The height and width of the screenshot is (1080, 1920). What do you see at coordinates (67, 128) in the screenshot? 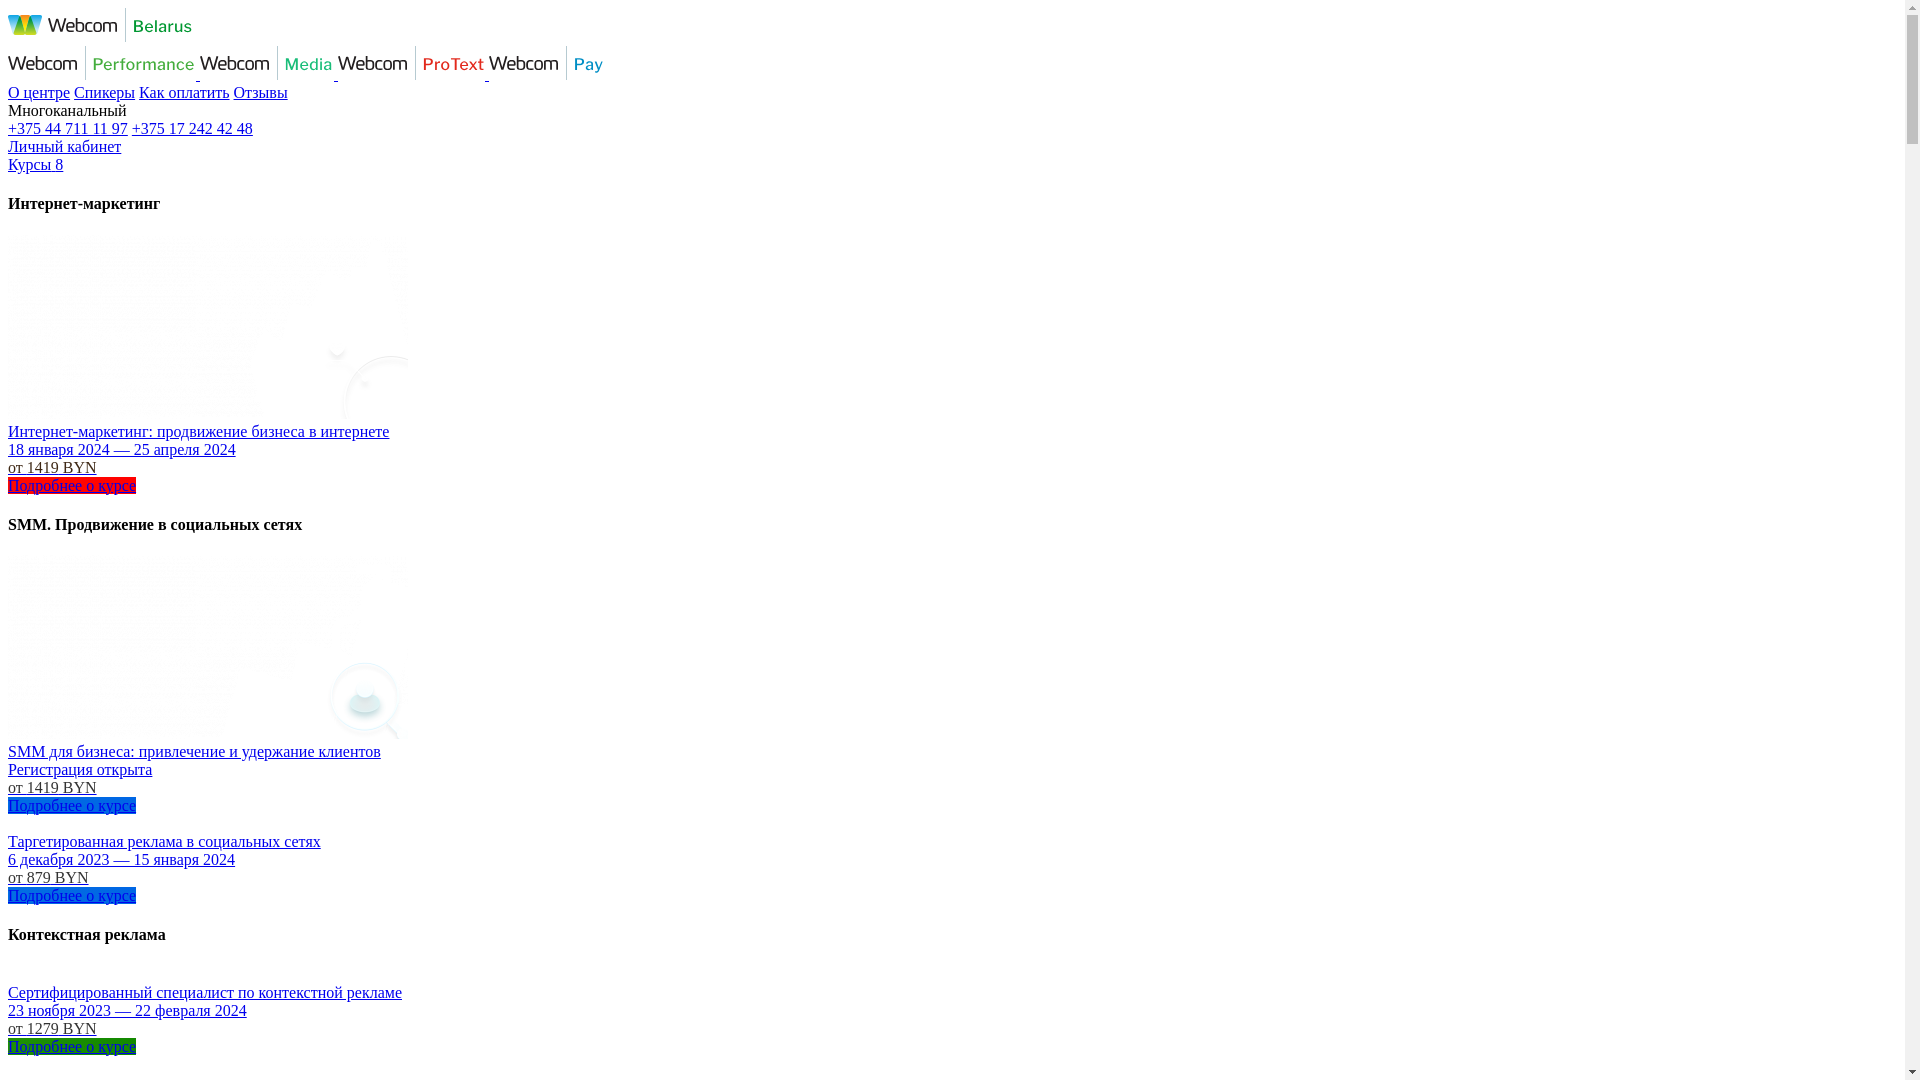
I see `'+375 44 711 11 97'` at bounding box center [67, 128].